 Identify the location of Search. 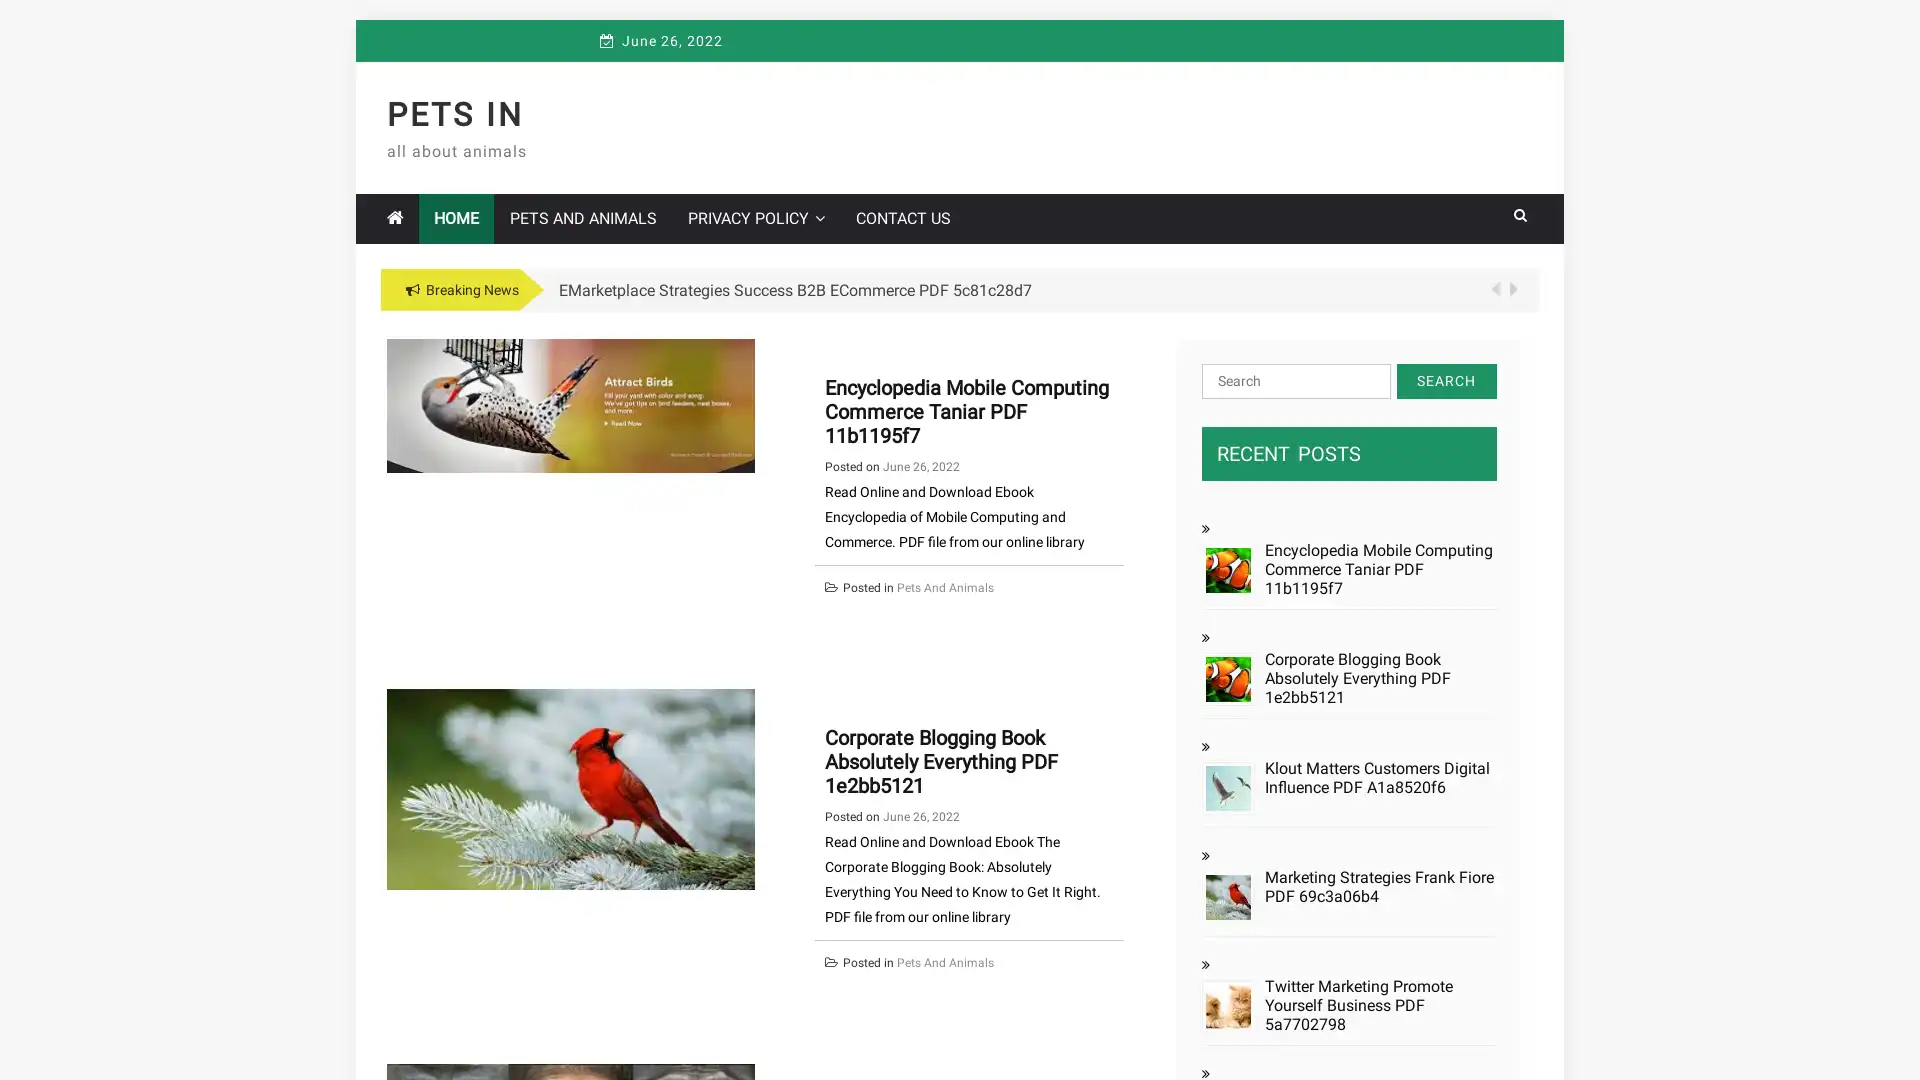
(1445, 380).